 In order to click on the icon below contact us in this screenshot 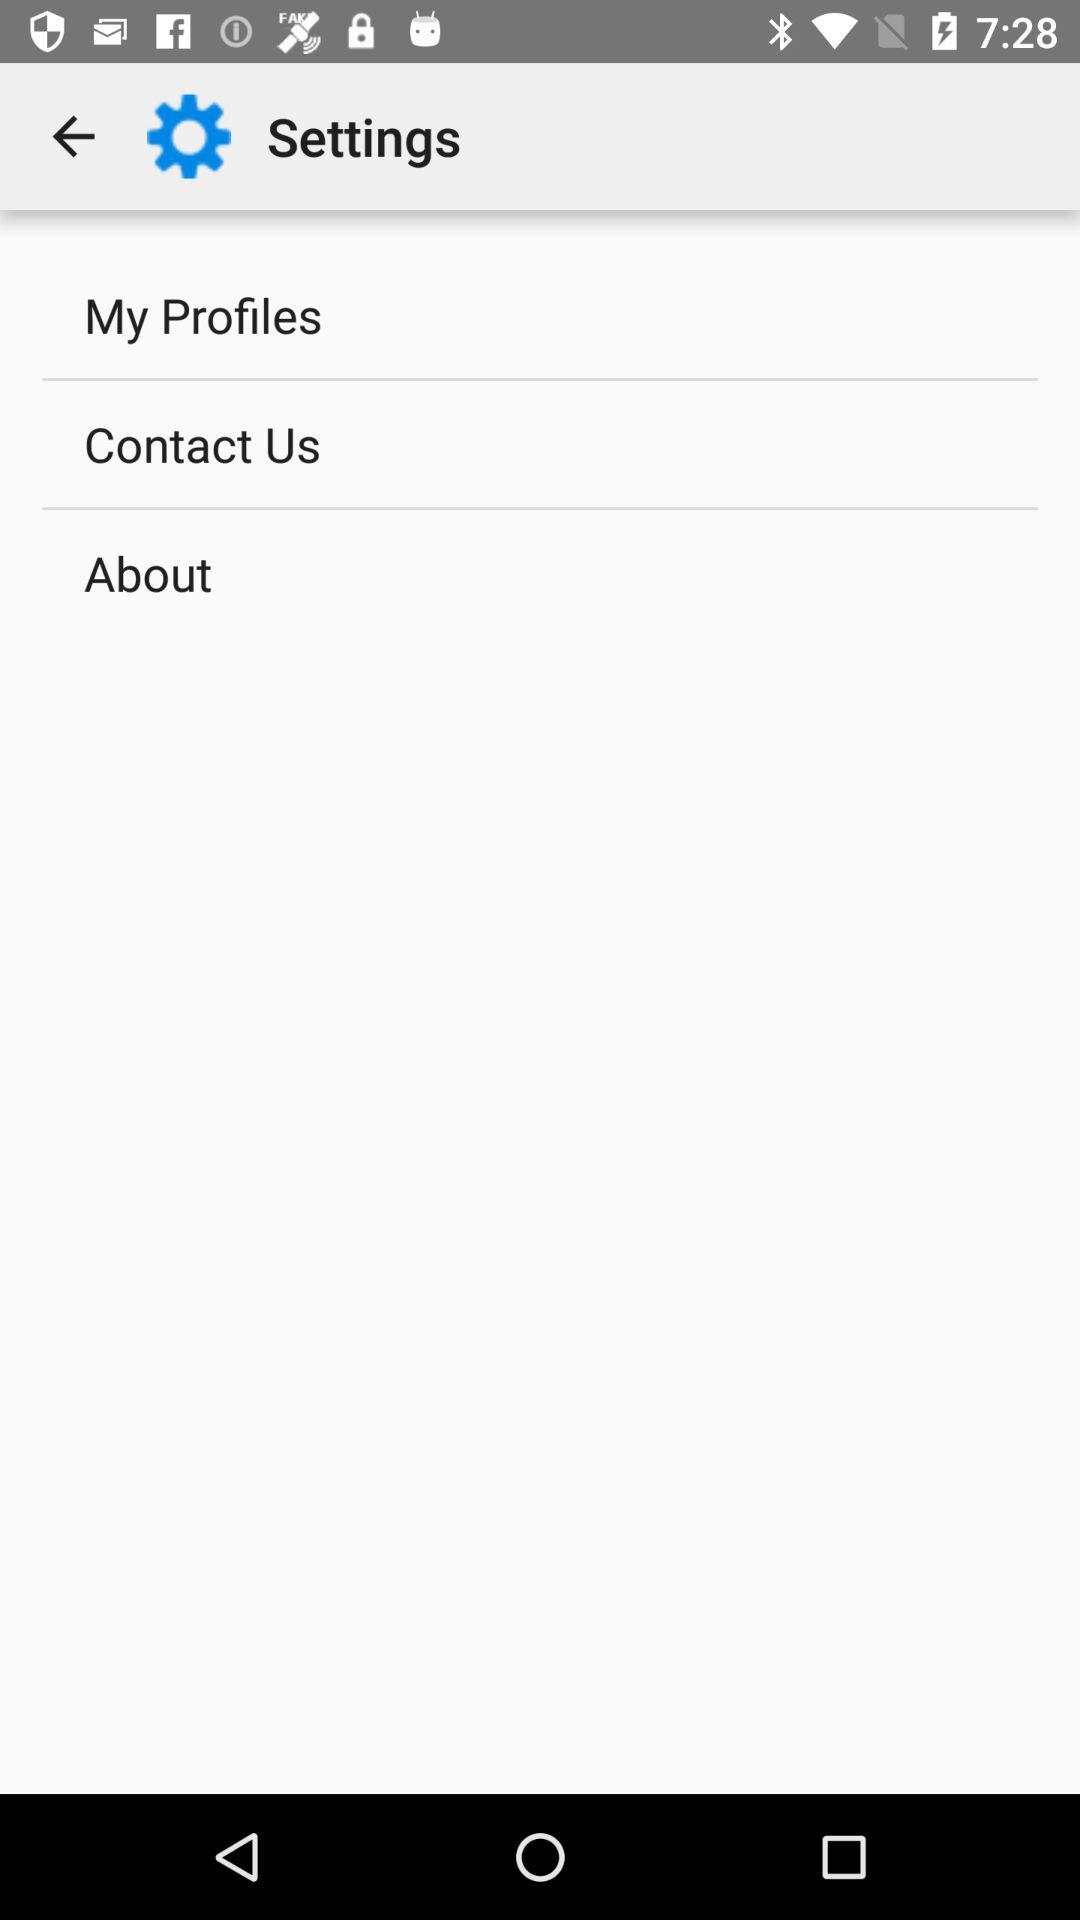, I will do `click(540, 571)`.